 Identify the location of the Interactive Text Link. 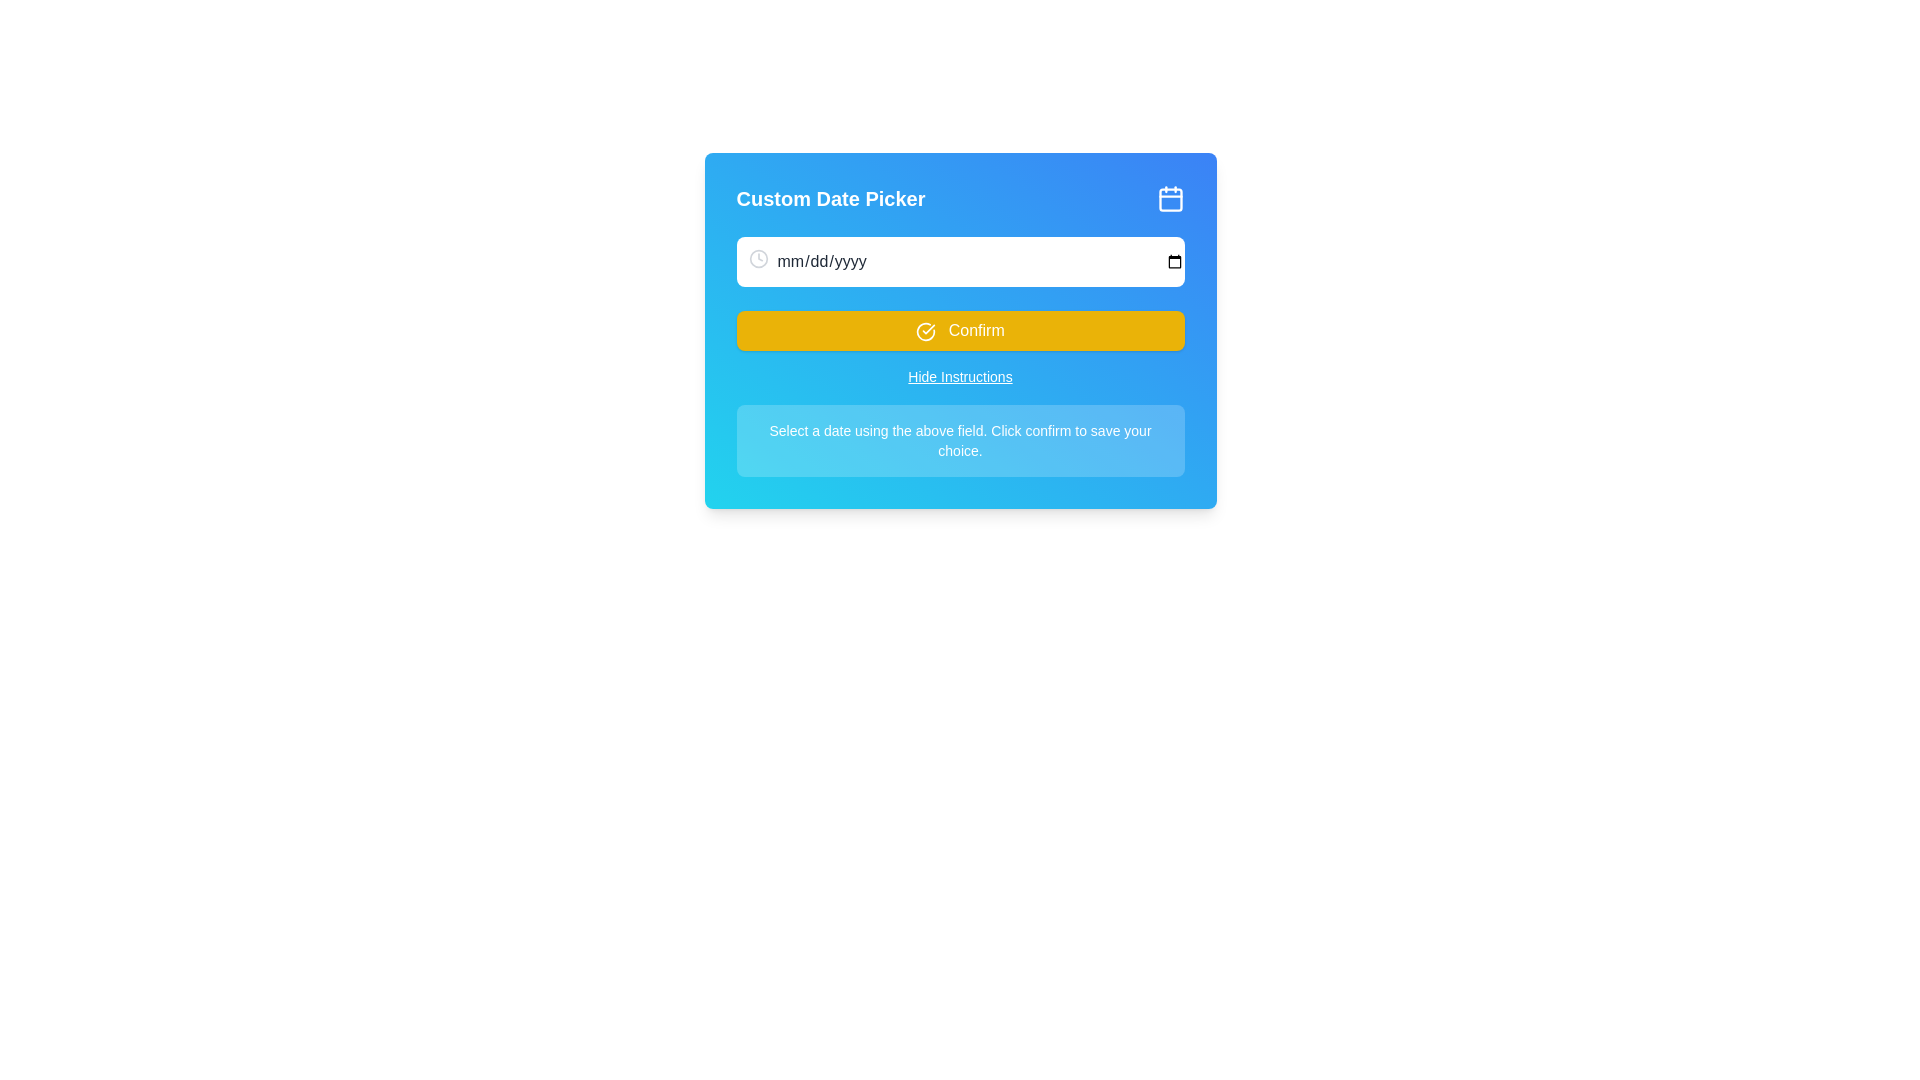
(960, 377).